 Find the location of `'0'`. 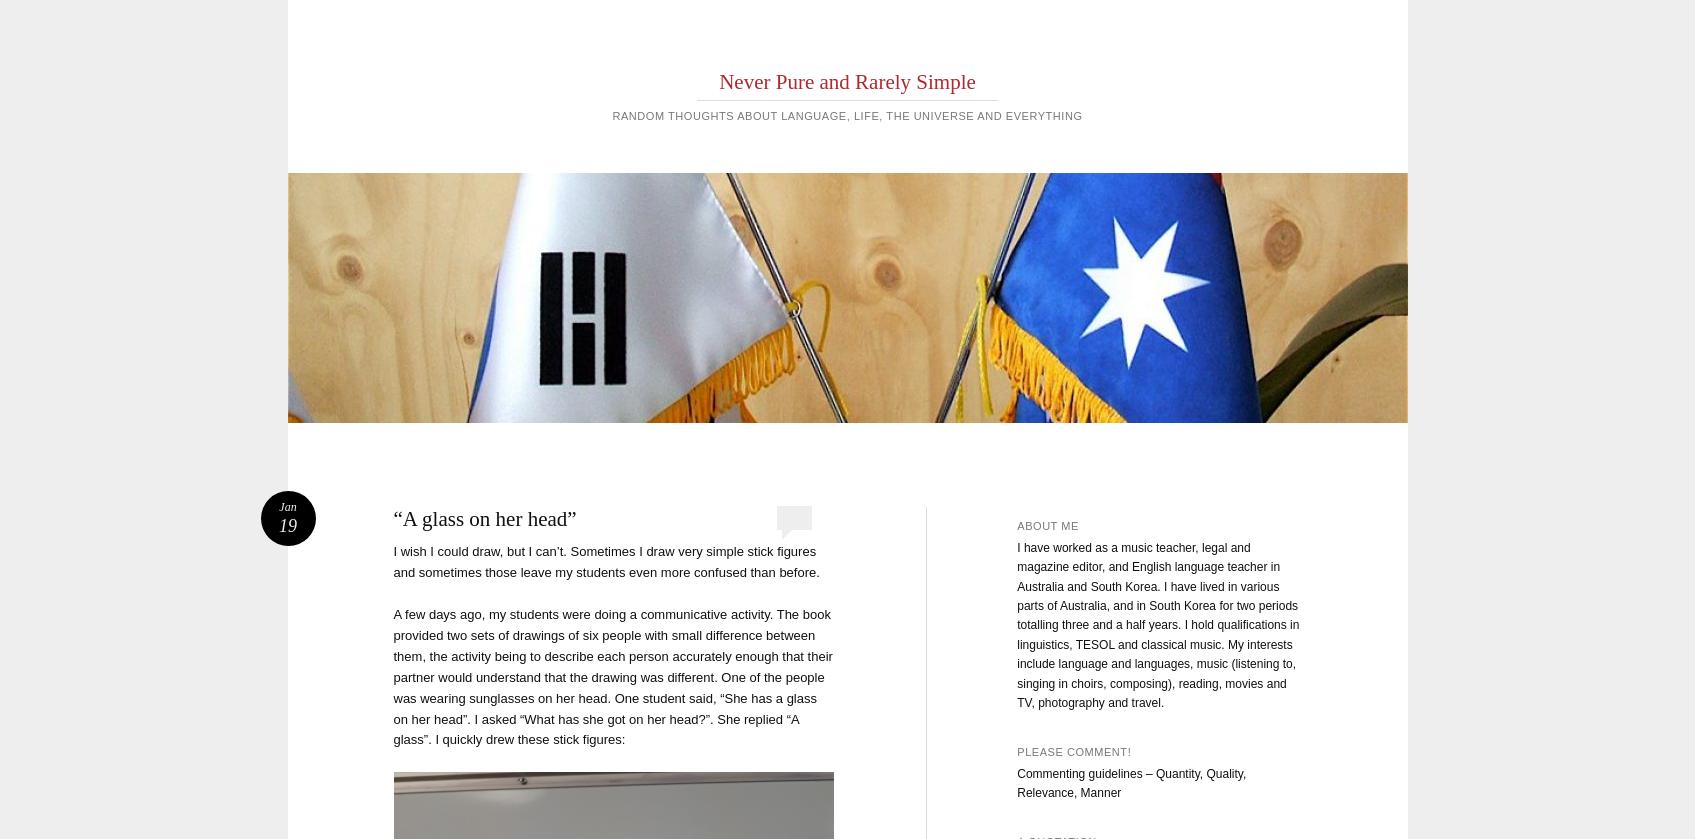

'0' is located at coordinates (793, 516).